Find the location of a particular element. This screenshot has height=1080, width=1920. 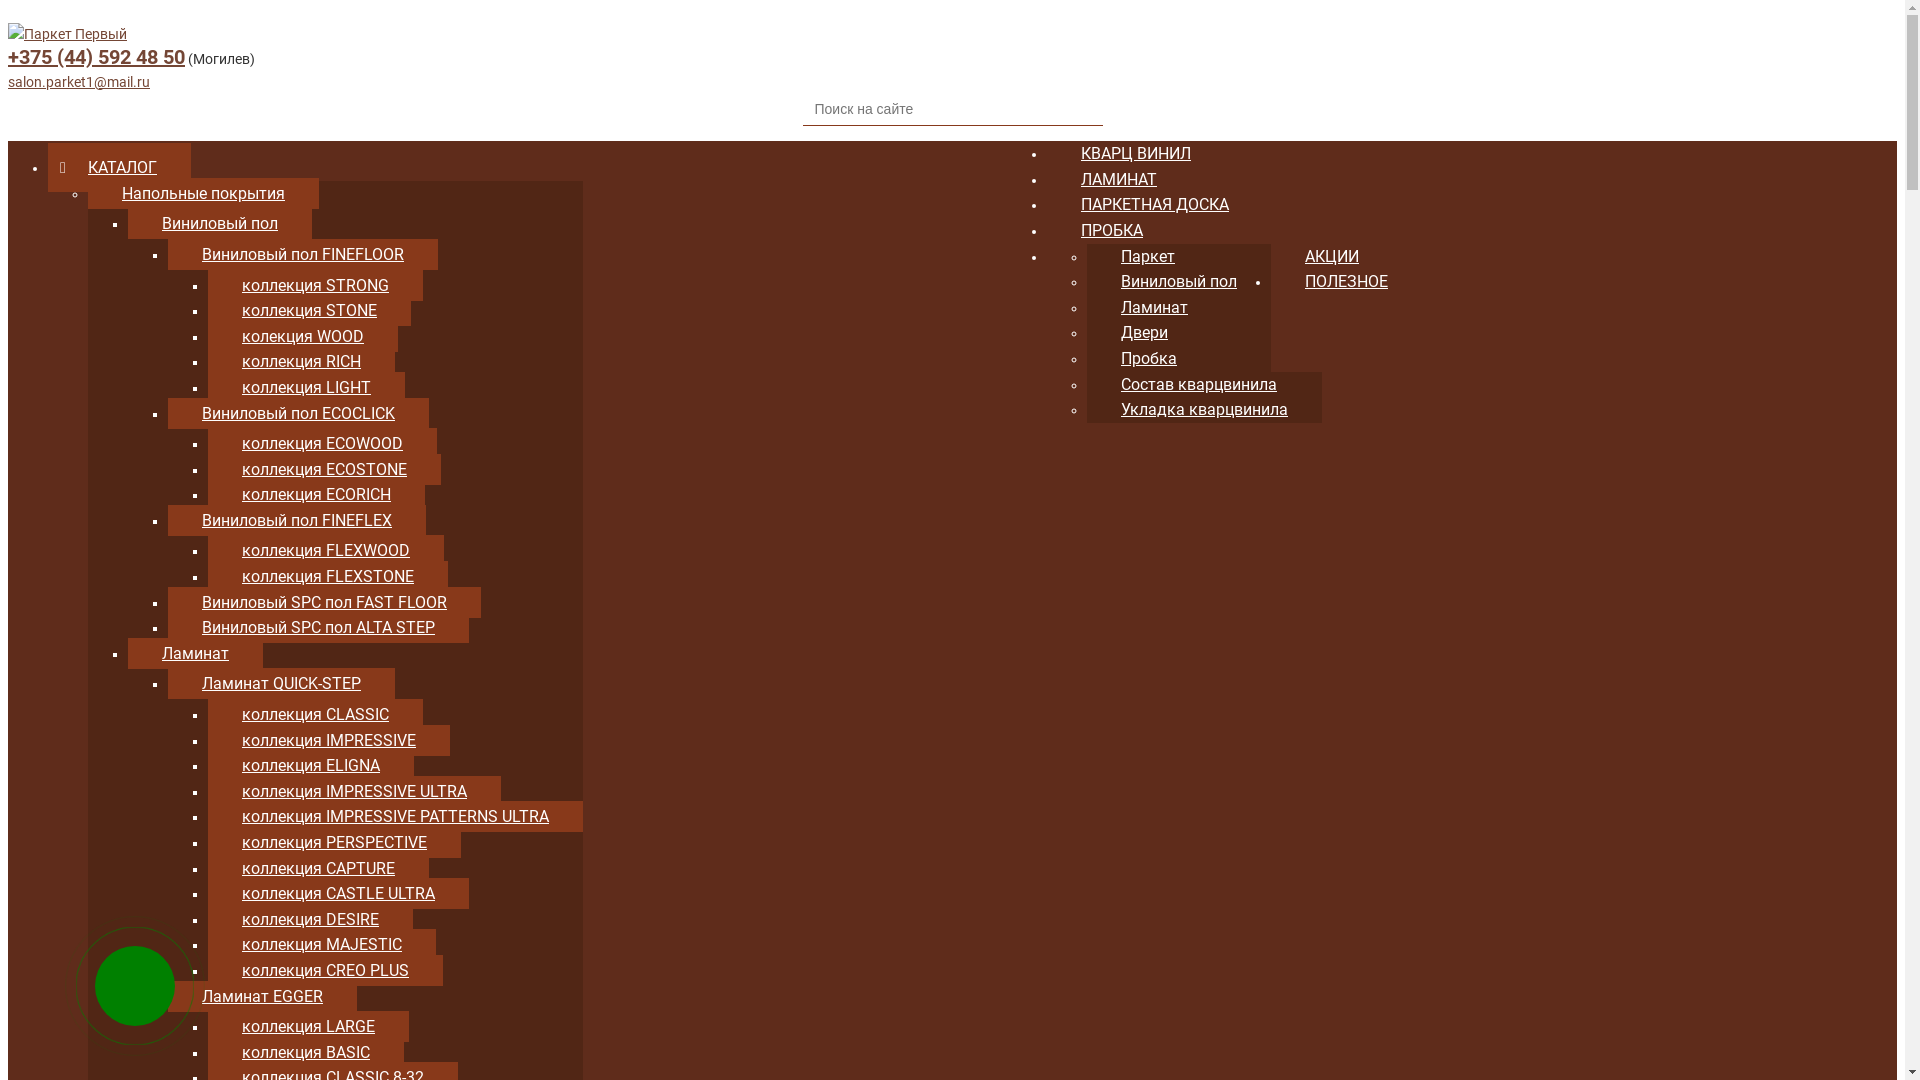

'salon.parket1@mail.ru' is located at coordinates (78, 80).